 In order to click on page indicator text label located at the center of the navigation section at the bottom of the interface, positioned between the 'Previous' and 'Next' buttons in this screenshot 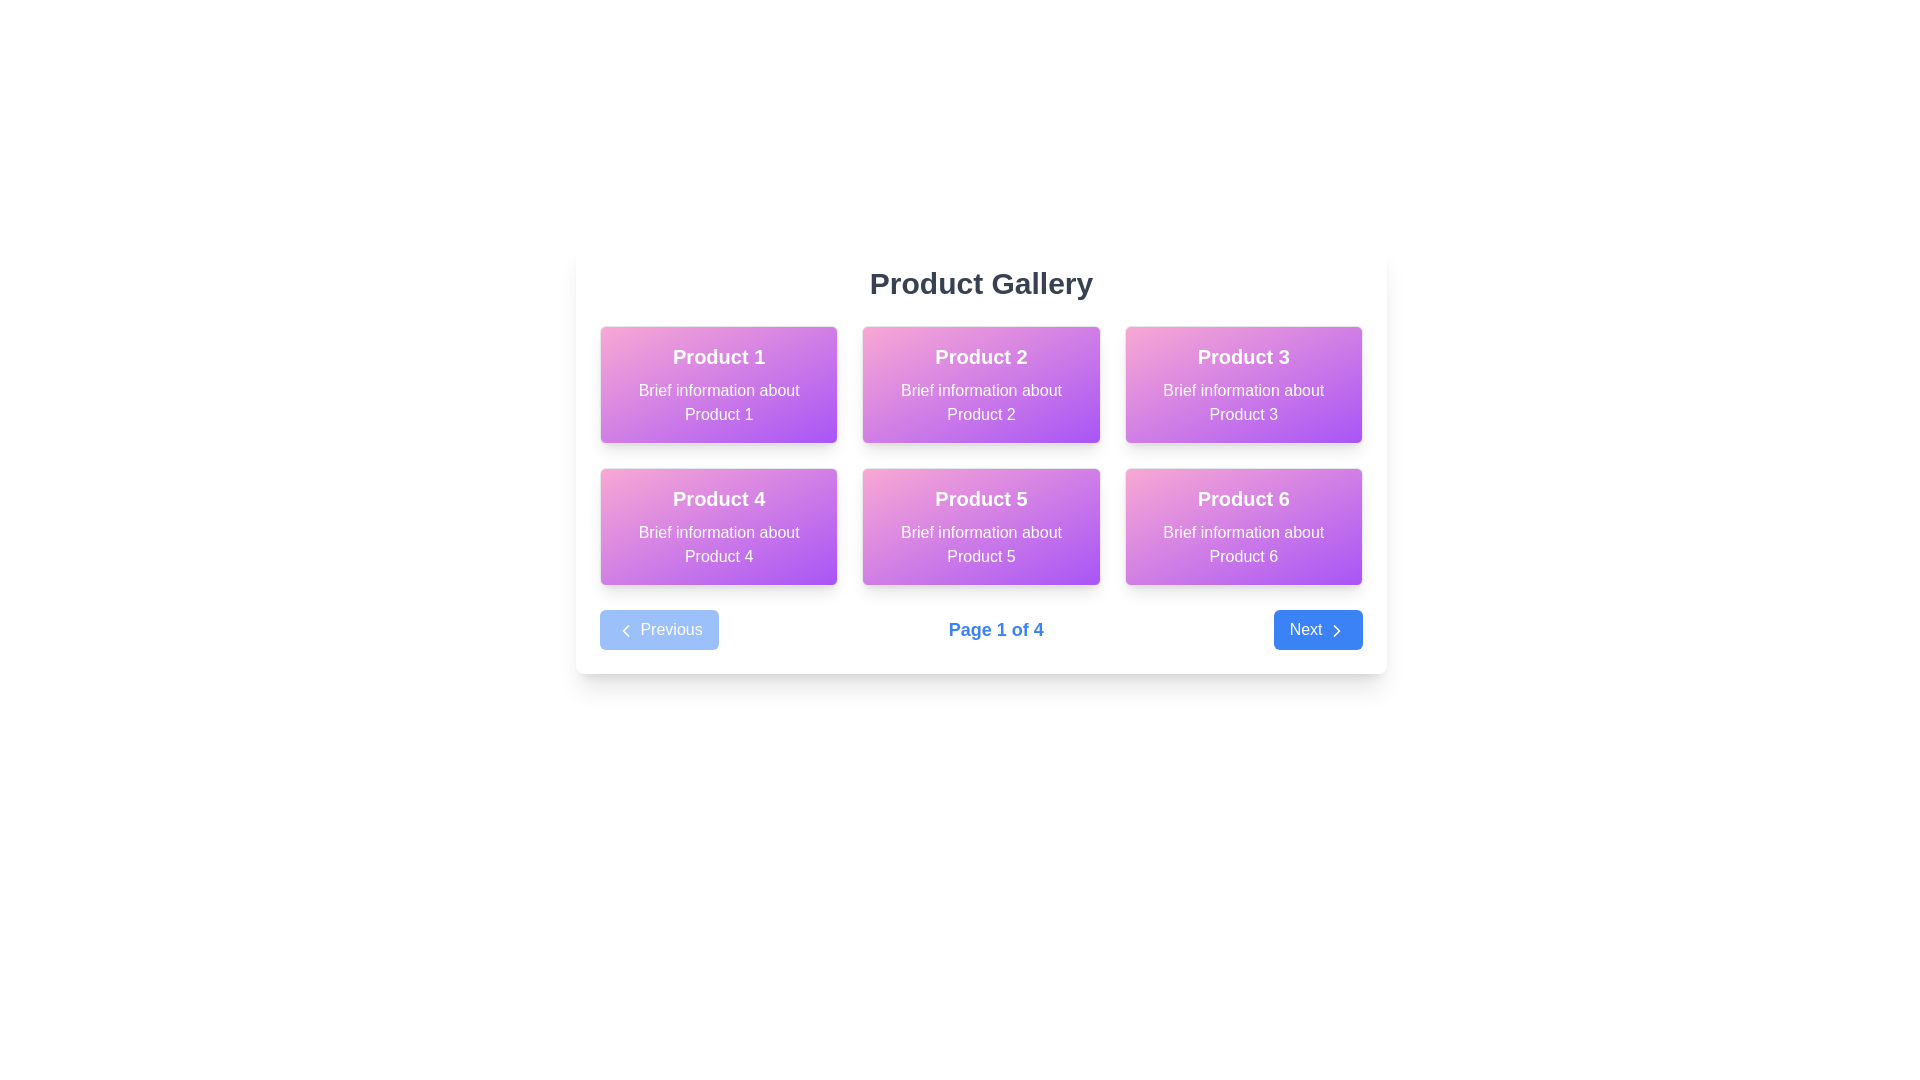, I will do `click(996, 628)`.